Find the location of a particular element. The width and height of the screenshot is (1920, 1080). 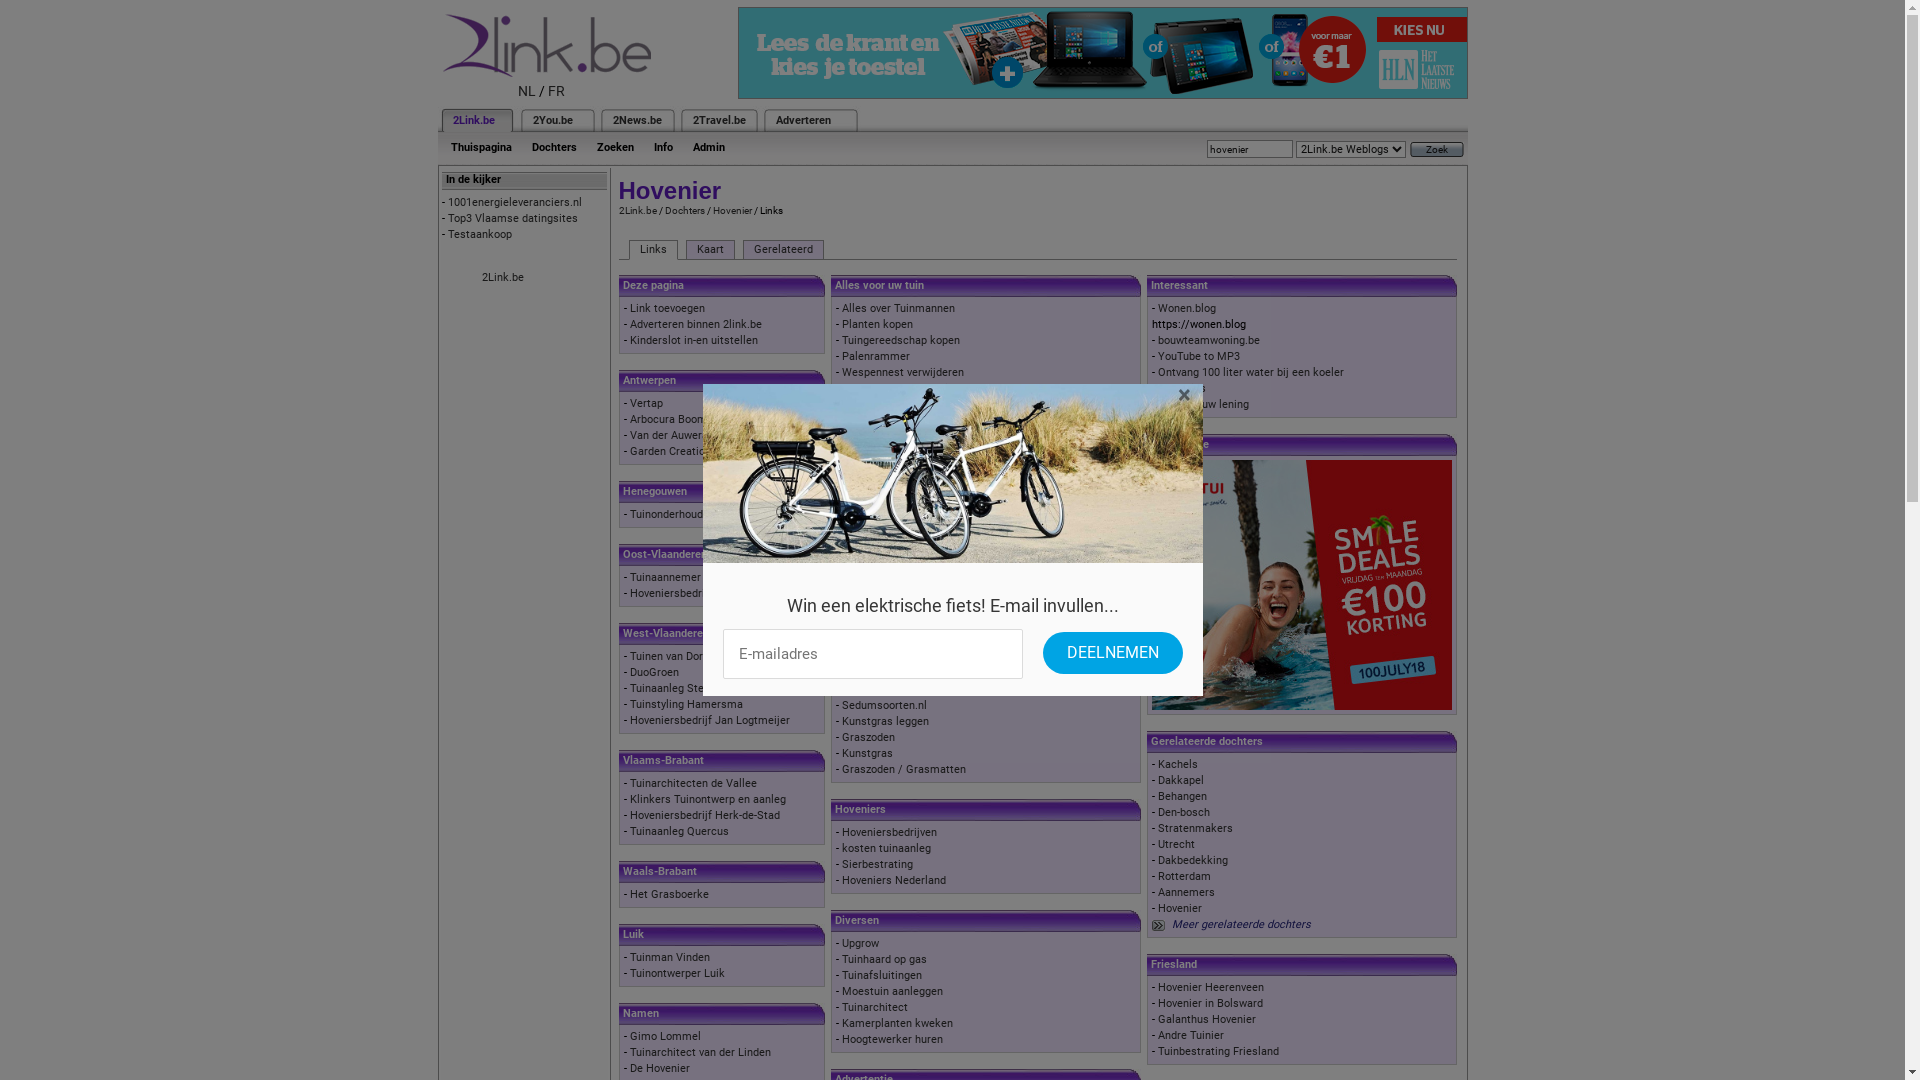

'DuoGroen' is located at coordinates (654, 672).